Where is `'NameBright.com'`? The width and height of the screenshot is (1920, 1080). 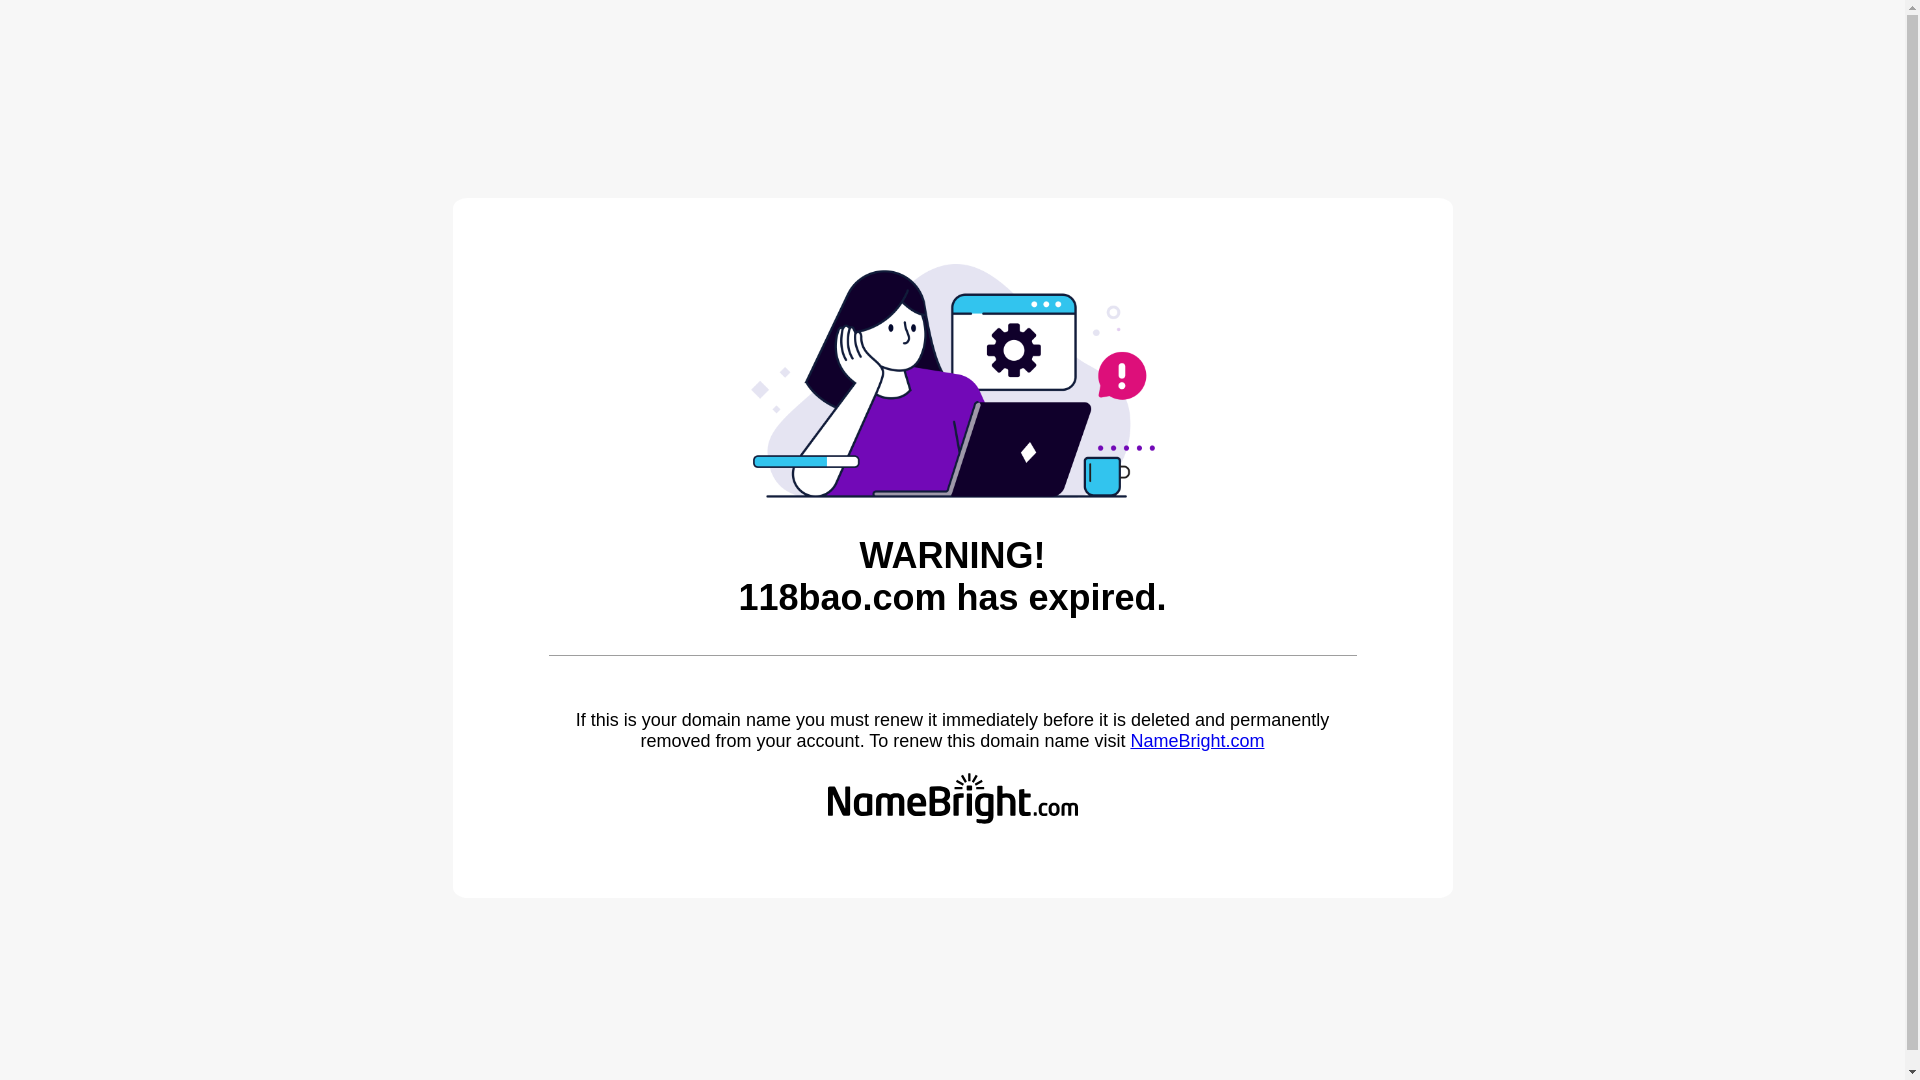 'NameBright.com' is located at coordinates (1129, 740).